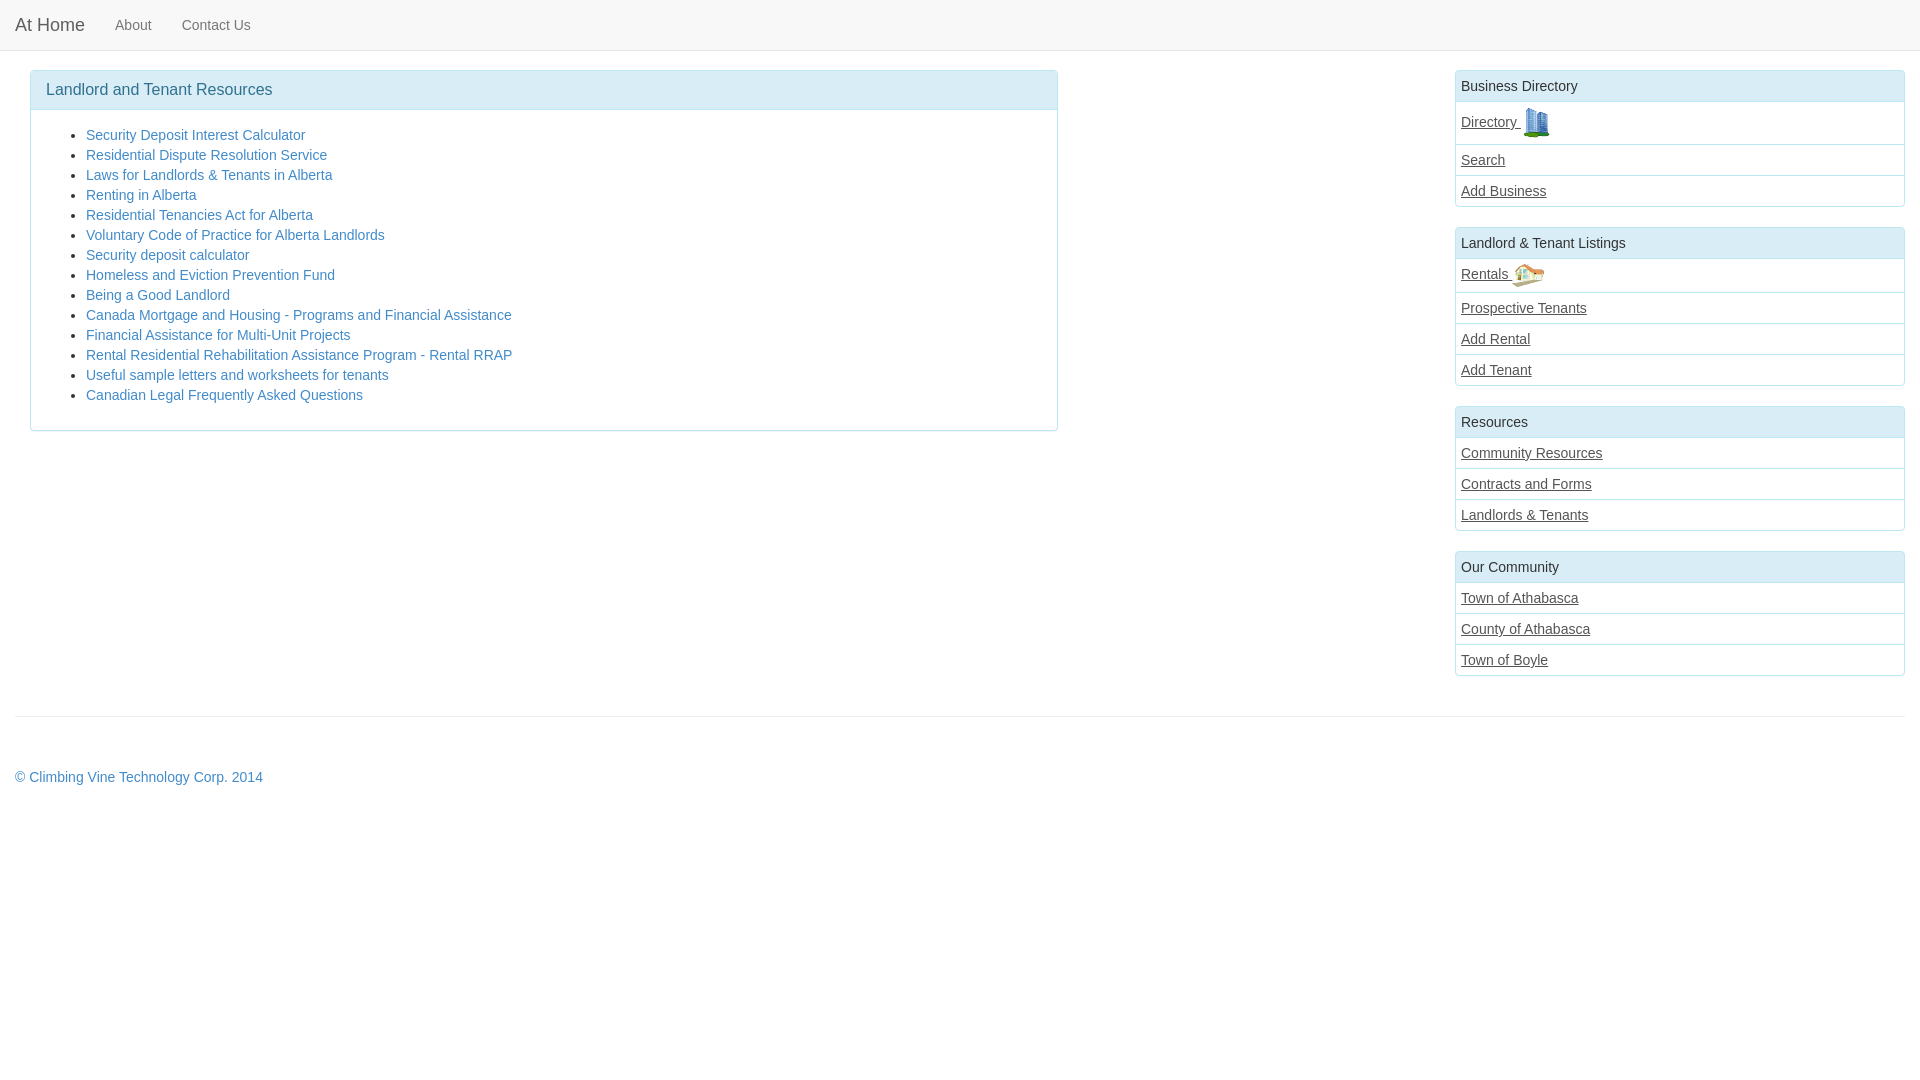 The width and height of the screenshot is (1920, 1080). What do you see at coordinates (235, 234) in the screenshot?
I see `'Voluntary Code of Practice for Alberta Landlords'` at bounding box center [235, 234].